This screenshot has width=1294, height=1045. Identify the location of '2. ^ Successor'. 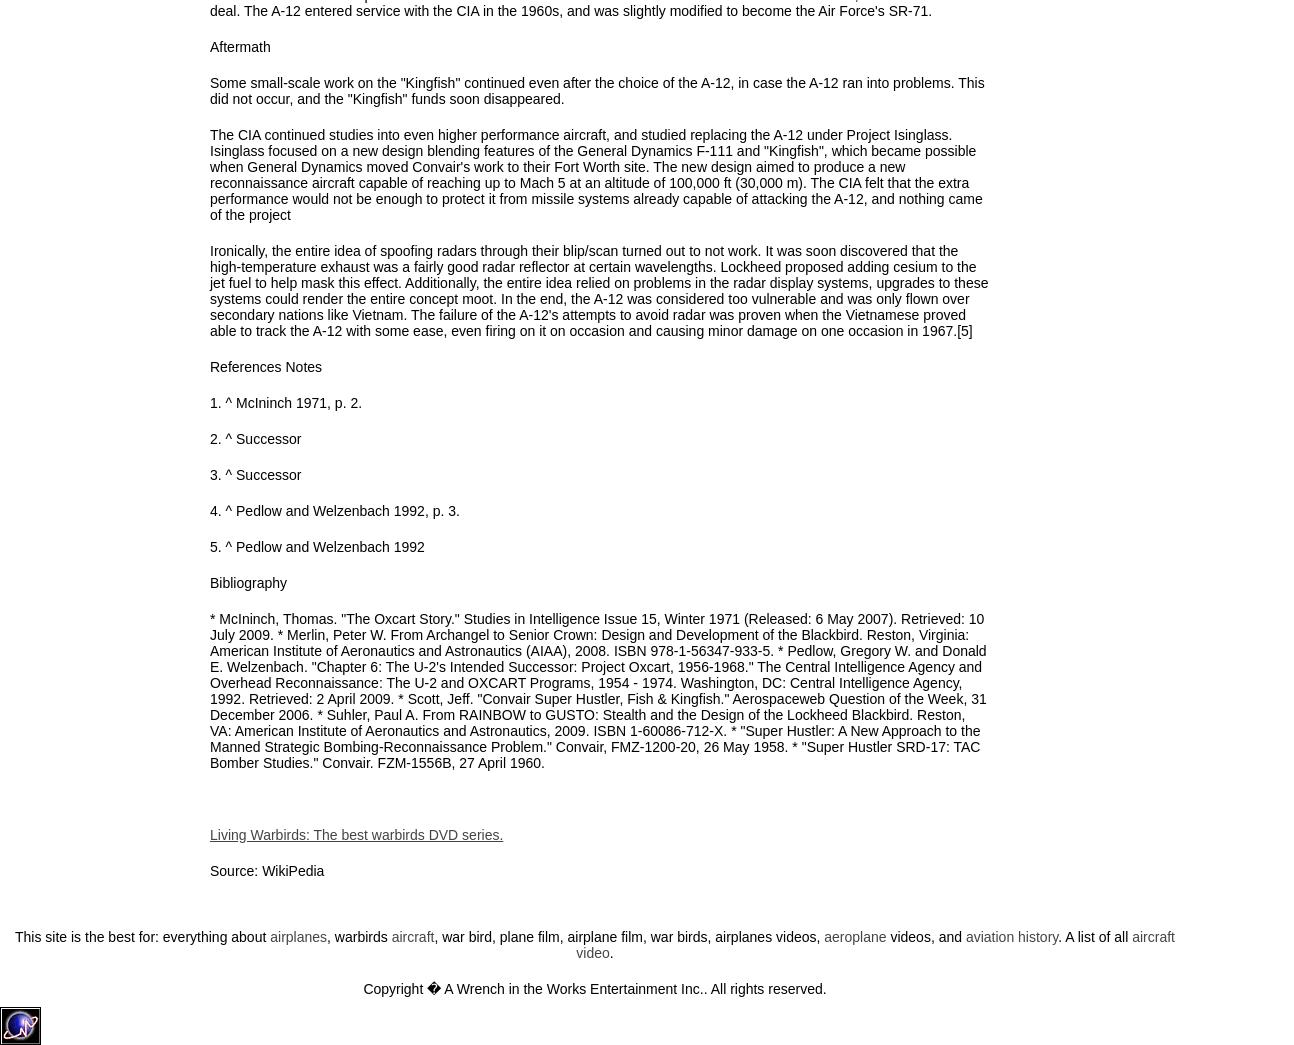
(210, 439).